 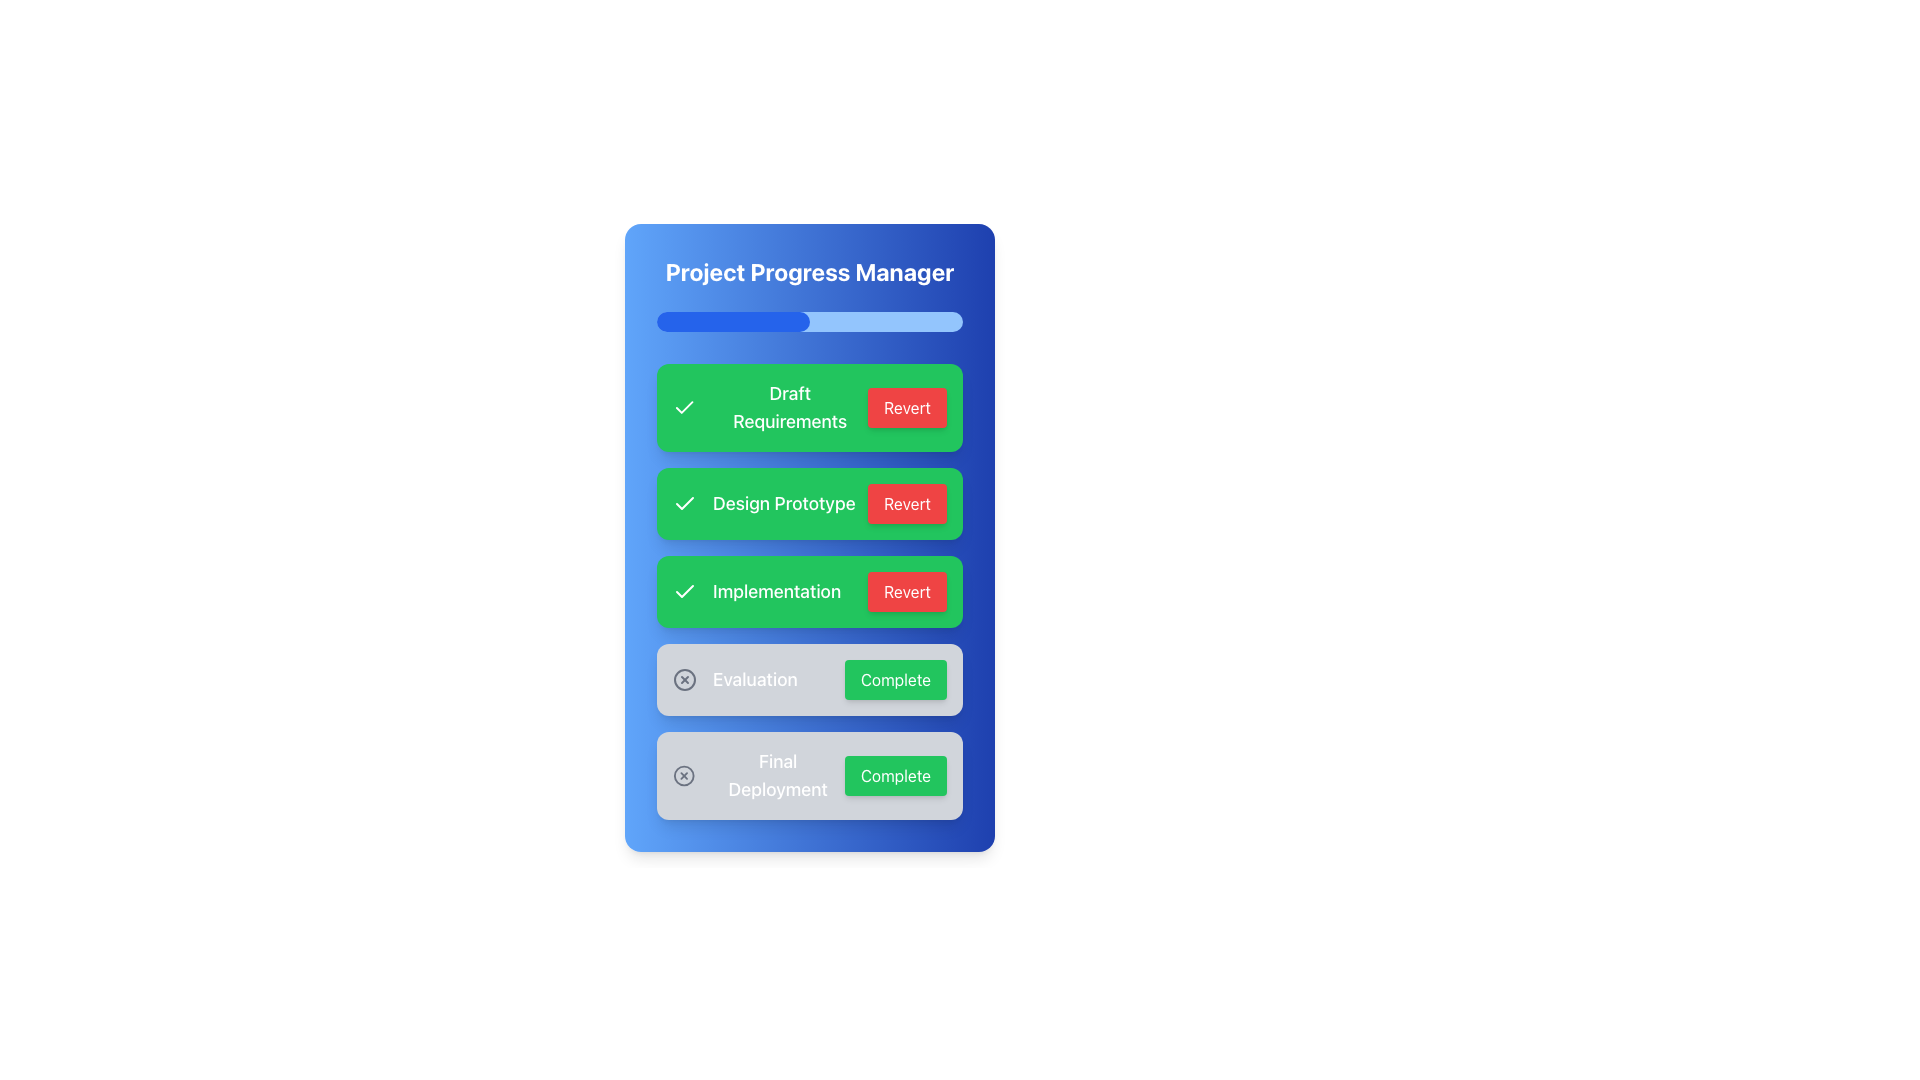 I want to click on the green checkmark icon that indicates the completion of the 'Design Prototype' task, located in the second row of the task list, so click(x=685, y=502).